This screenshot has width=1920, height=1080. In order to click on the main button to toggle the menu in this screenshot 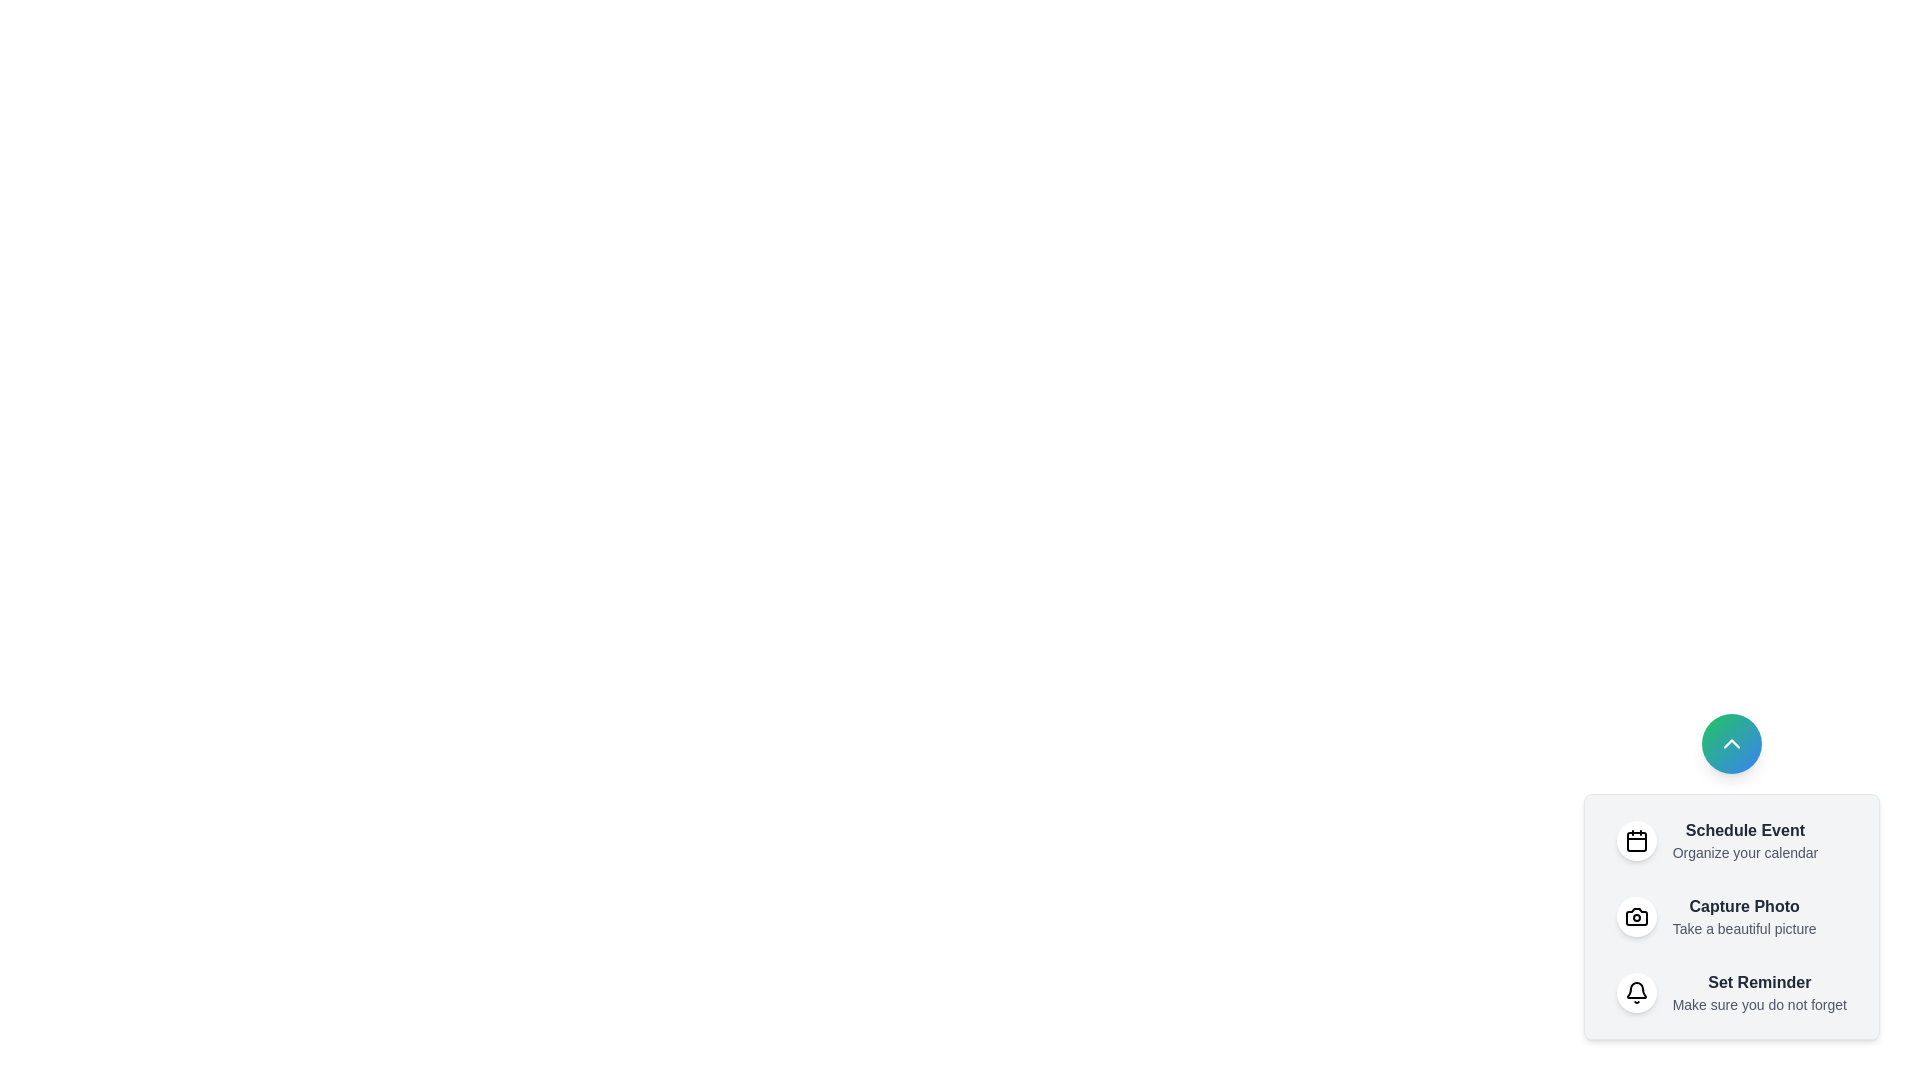, I will do `click(1730, 744)`.